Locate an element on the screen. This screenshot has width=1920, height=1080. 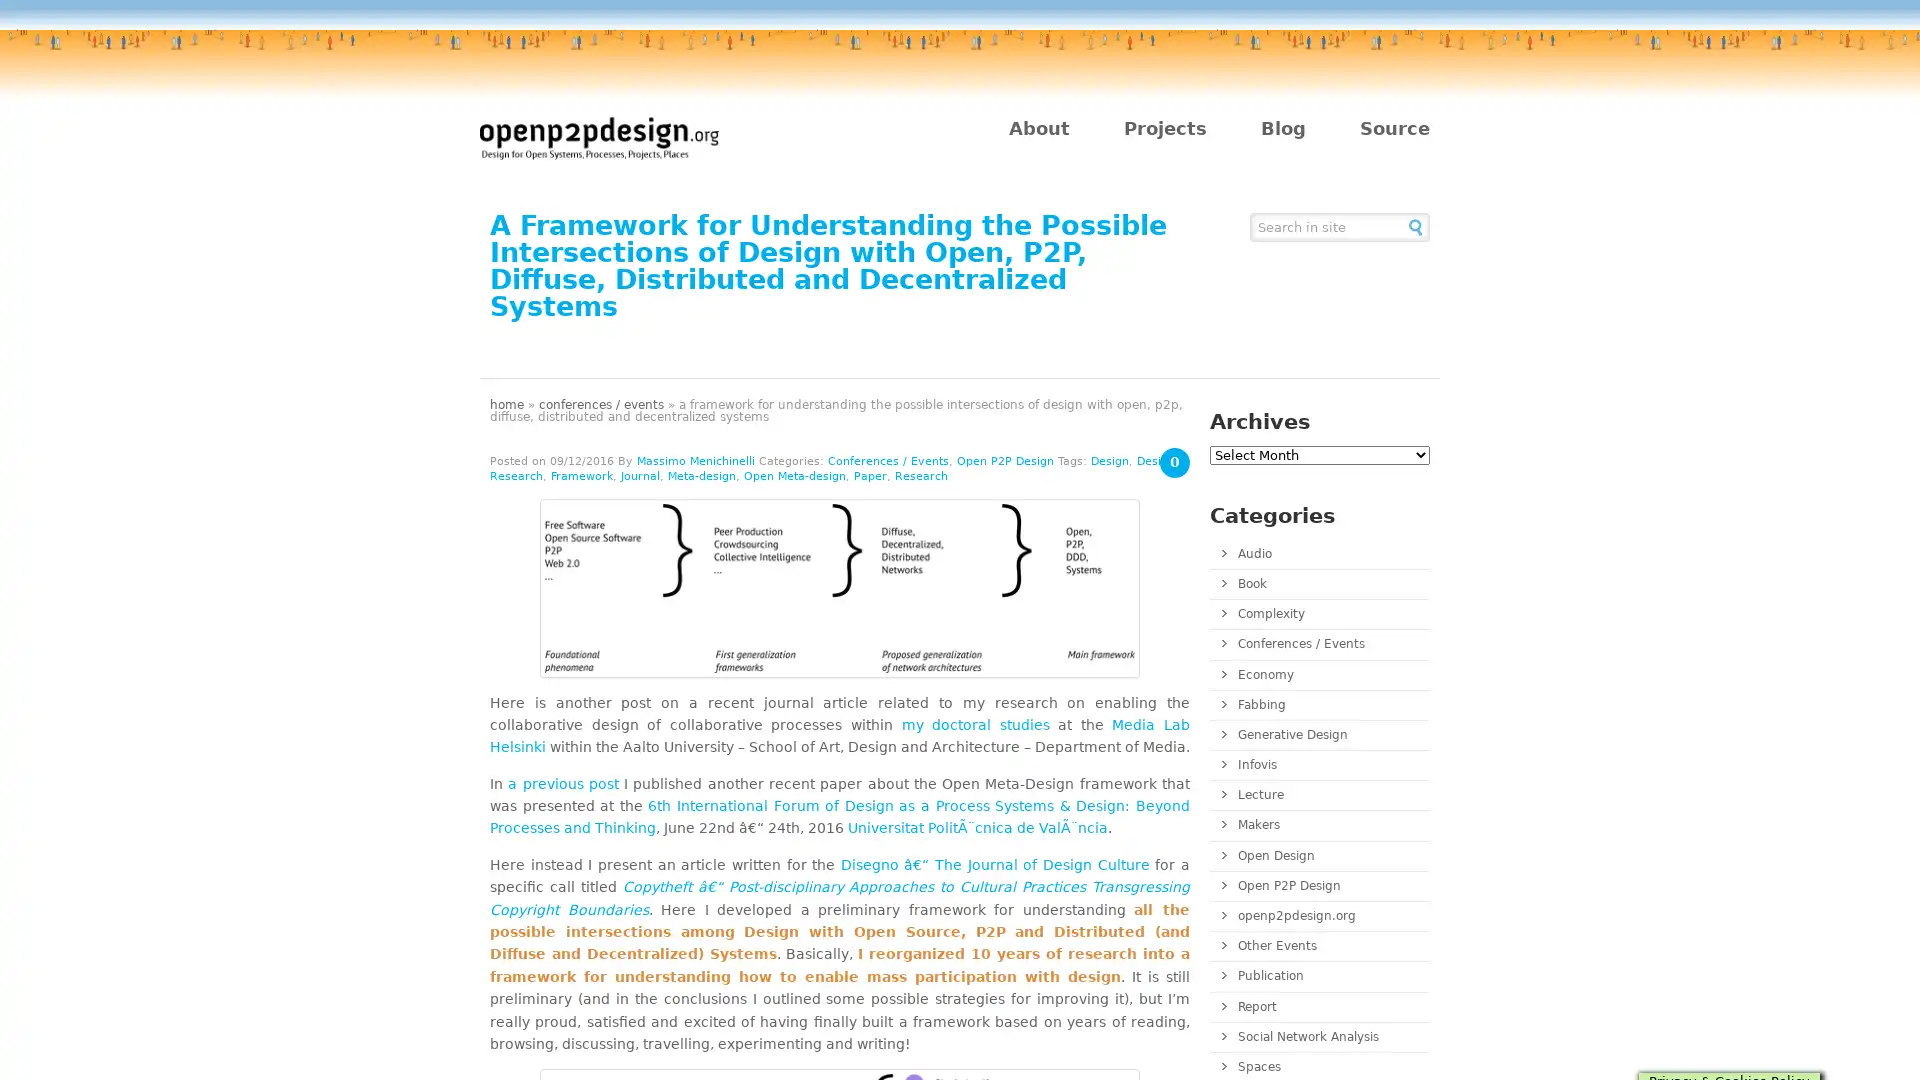
Search is located at coordinates (1415, 225).